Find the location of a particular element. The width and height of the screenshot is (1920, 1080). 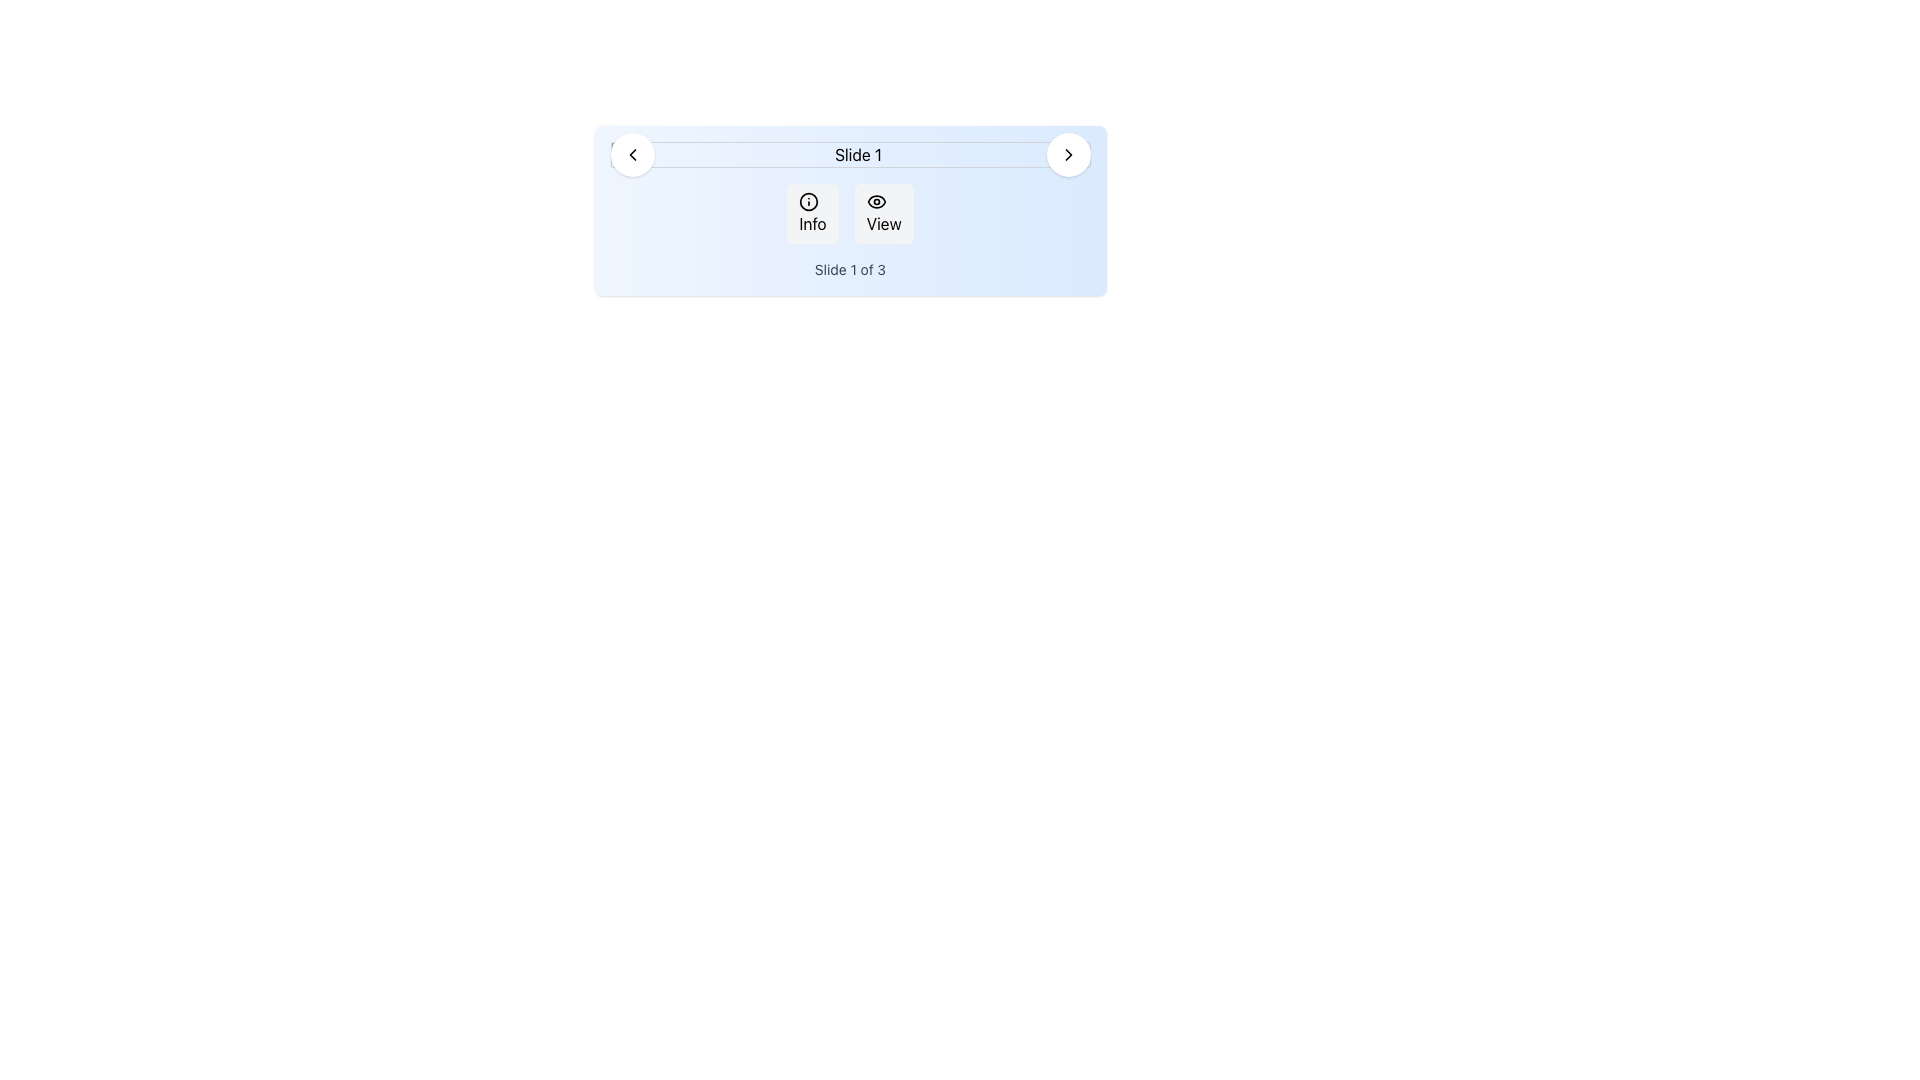

the 'Info' button, which is a rectangular button with rounded corners and a light gray background containing a black circular information icon and the label 'Info' is located at coordinates (812, 213).